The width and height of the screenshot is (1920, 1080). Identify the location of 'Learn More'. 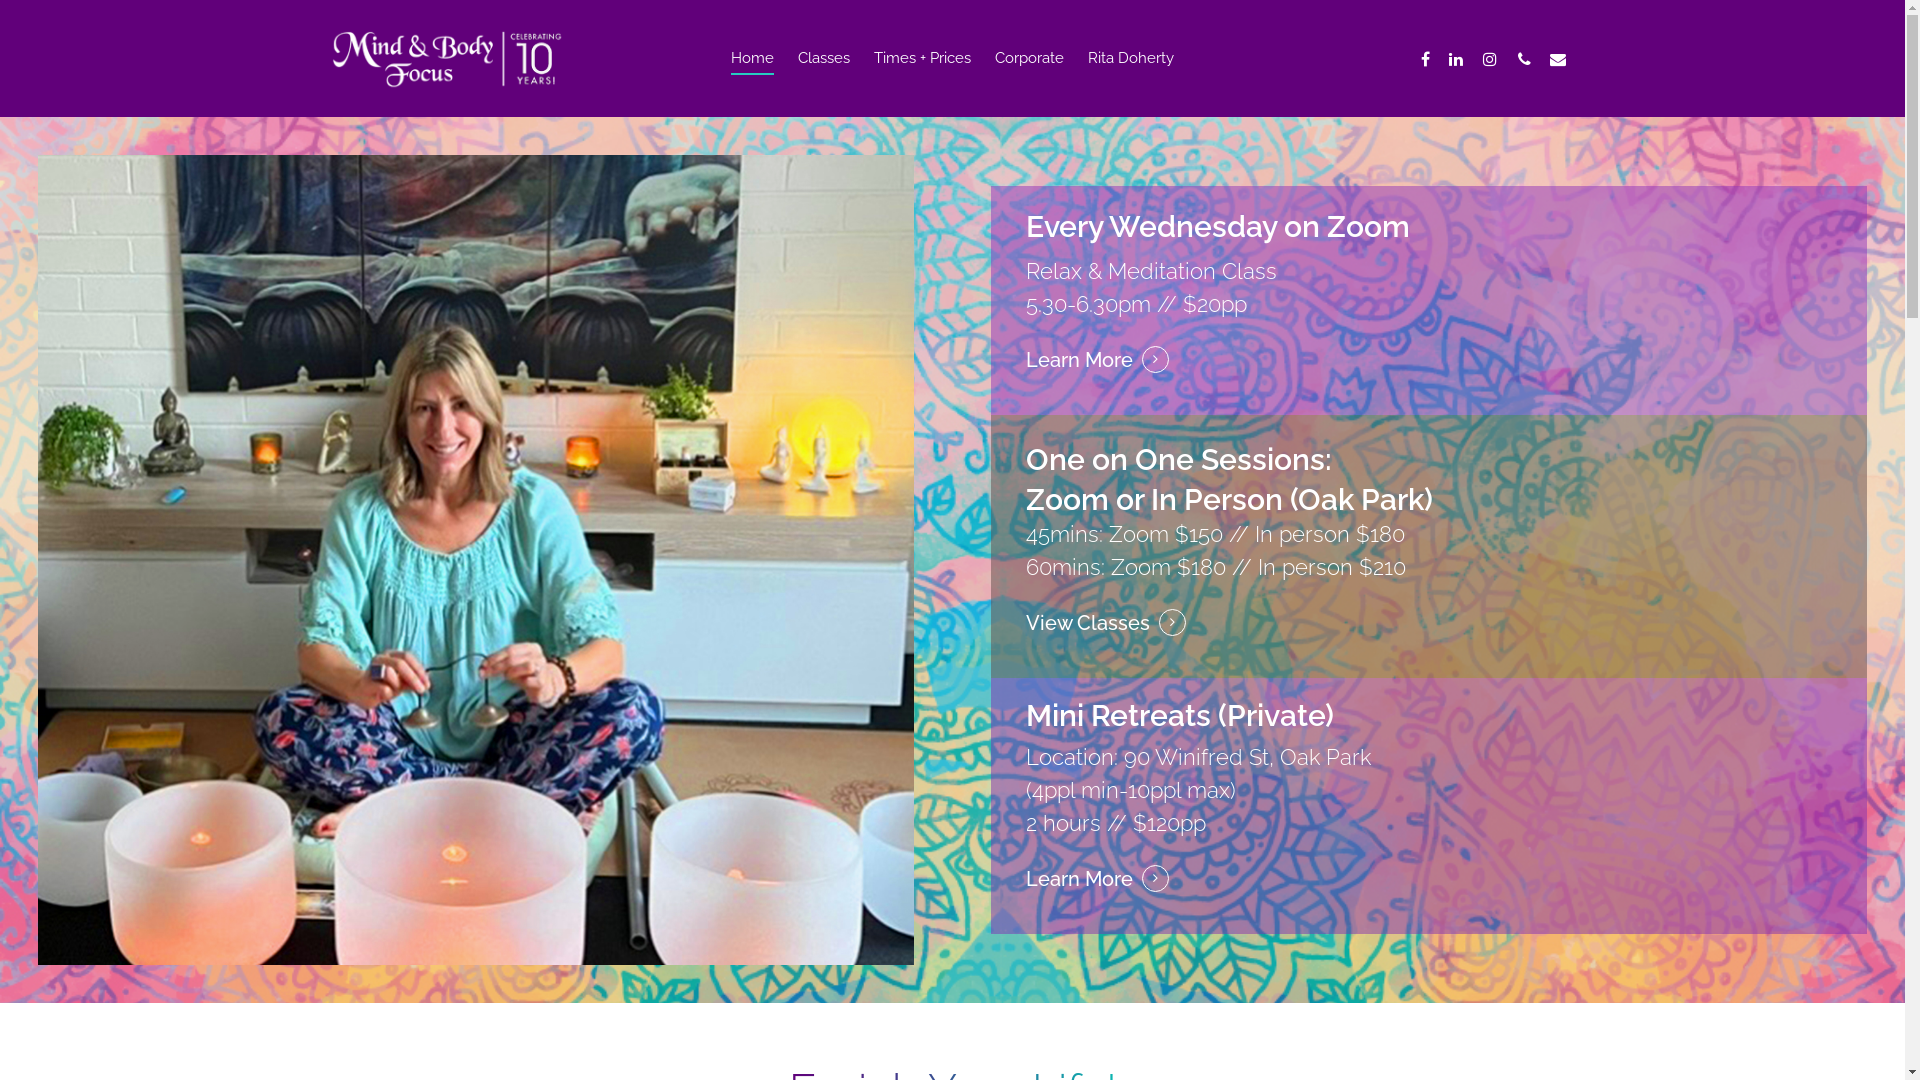
(1096, 360).